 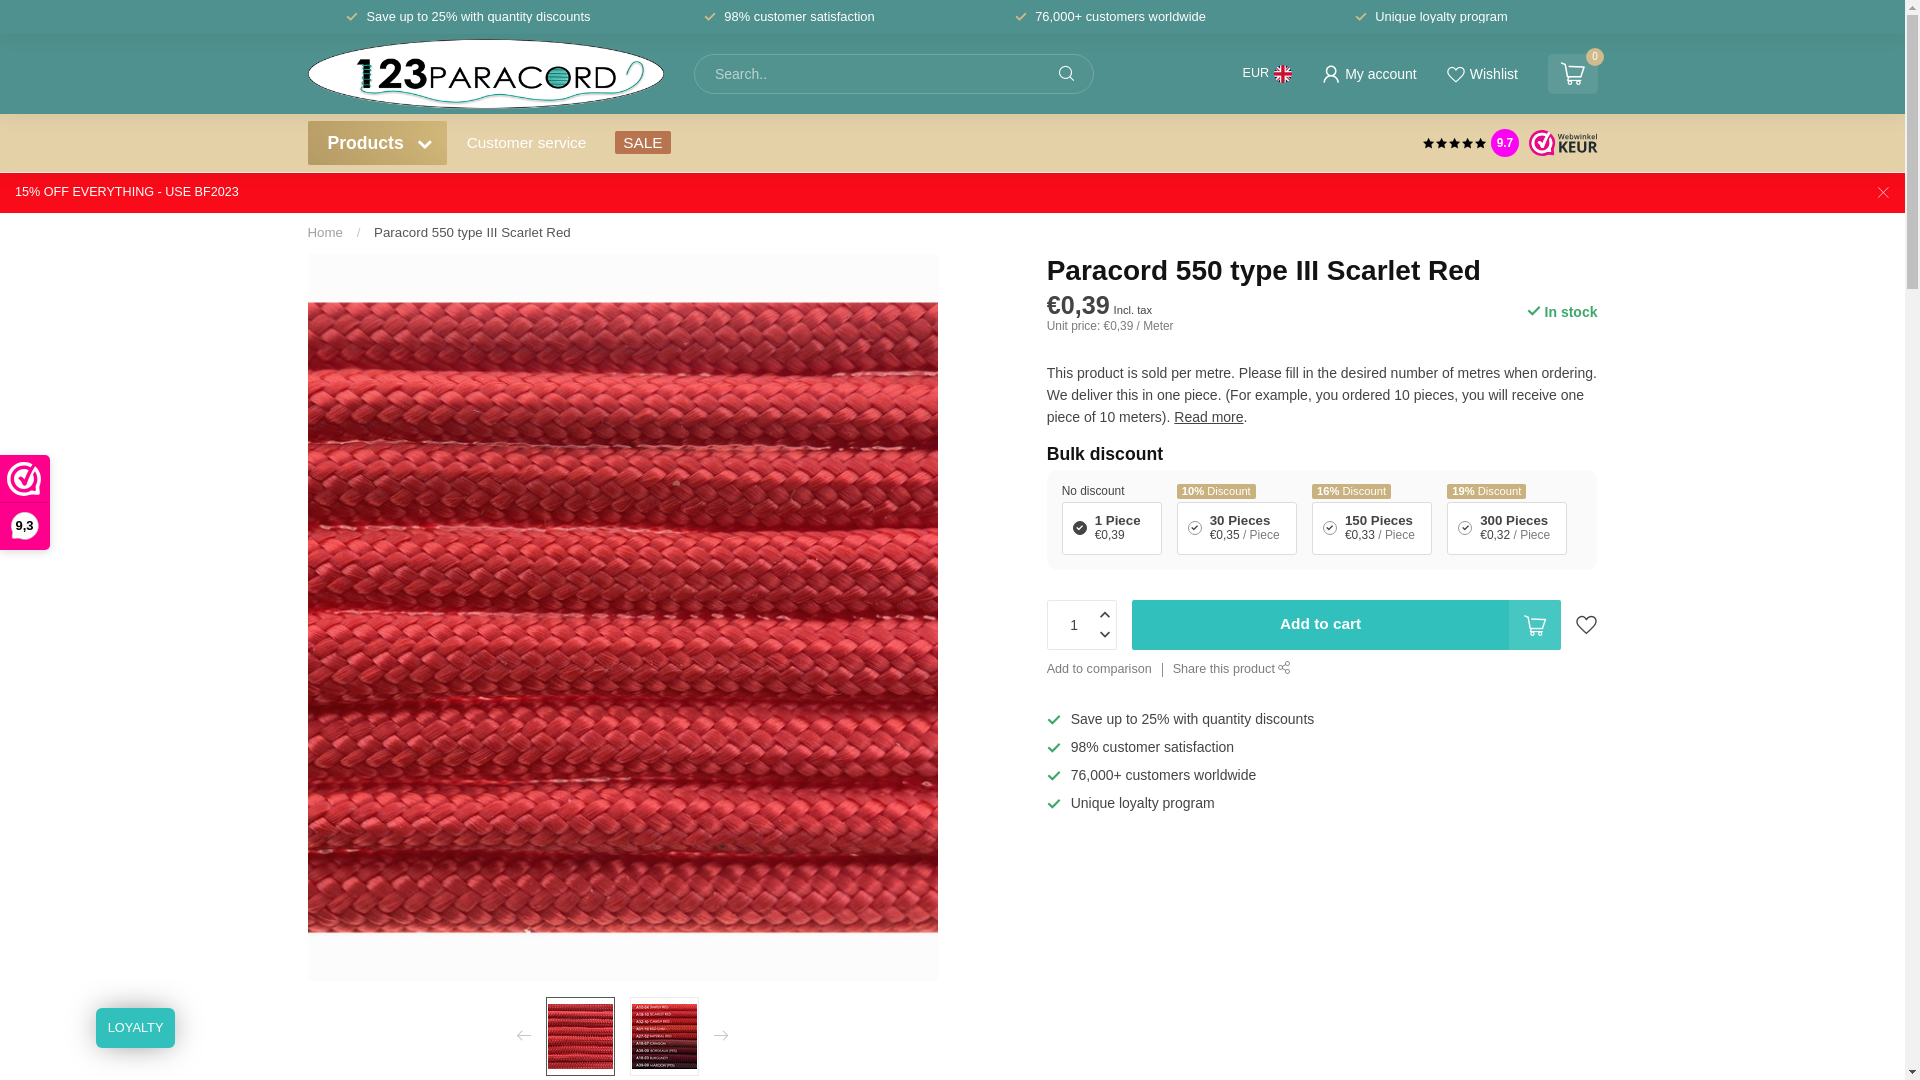 What do you see at coordinates (1209, 415) in the screenshot?
I see `'Read more.'` at bounding box center [1209, 415].